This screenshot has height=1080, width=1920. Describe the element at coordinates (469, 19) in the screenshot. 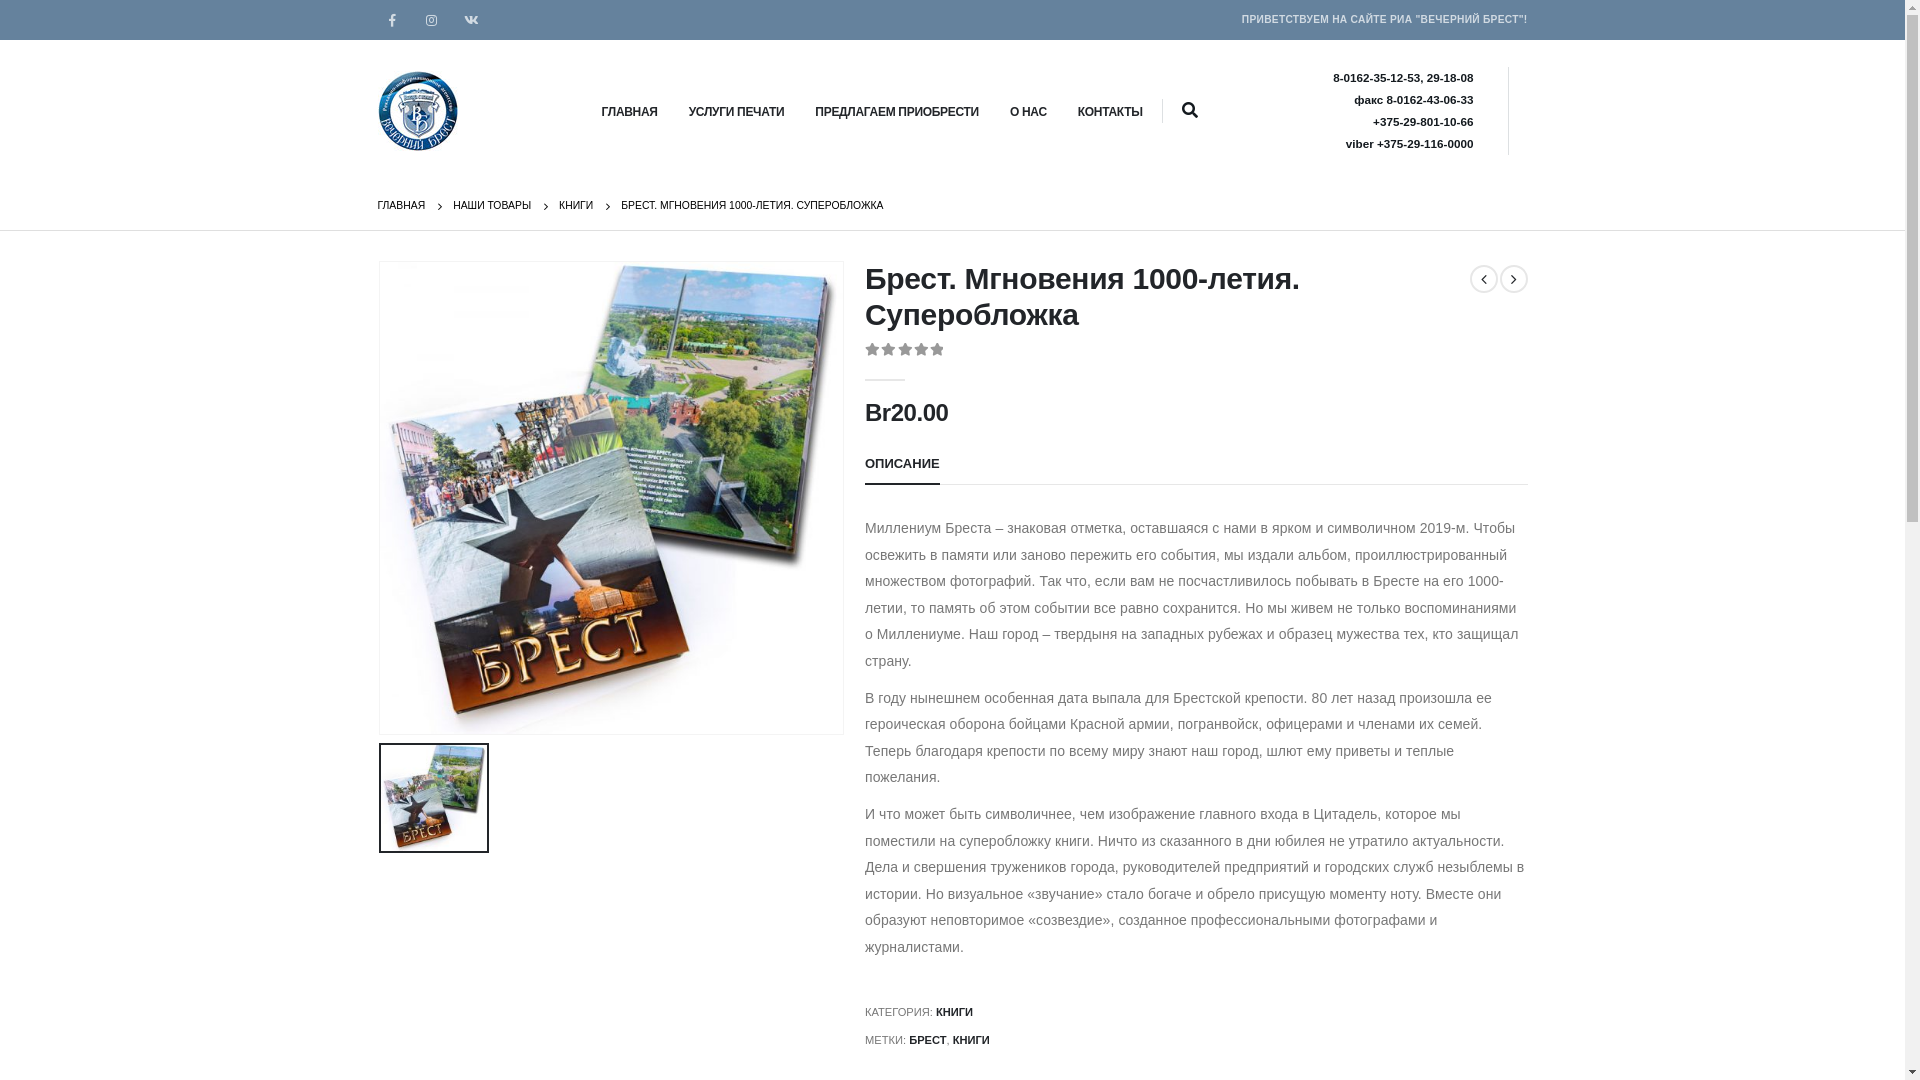

I see `'VK'` at that location.